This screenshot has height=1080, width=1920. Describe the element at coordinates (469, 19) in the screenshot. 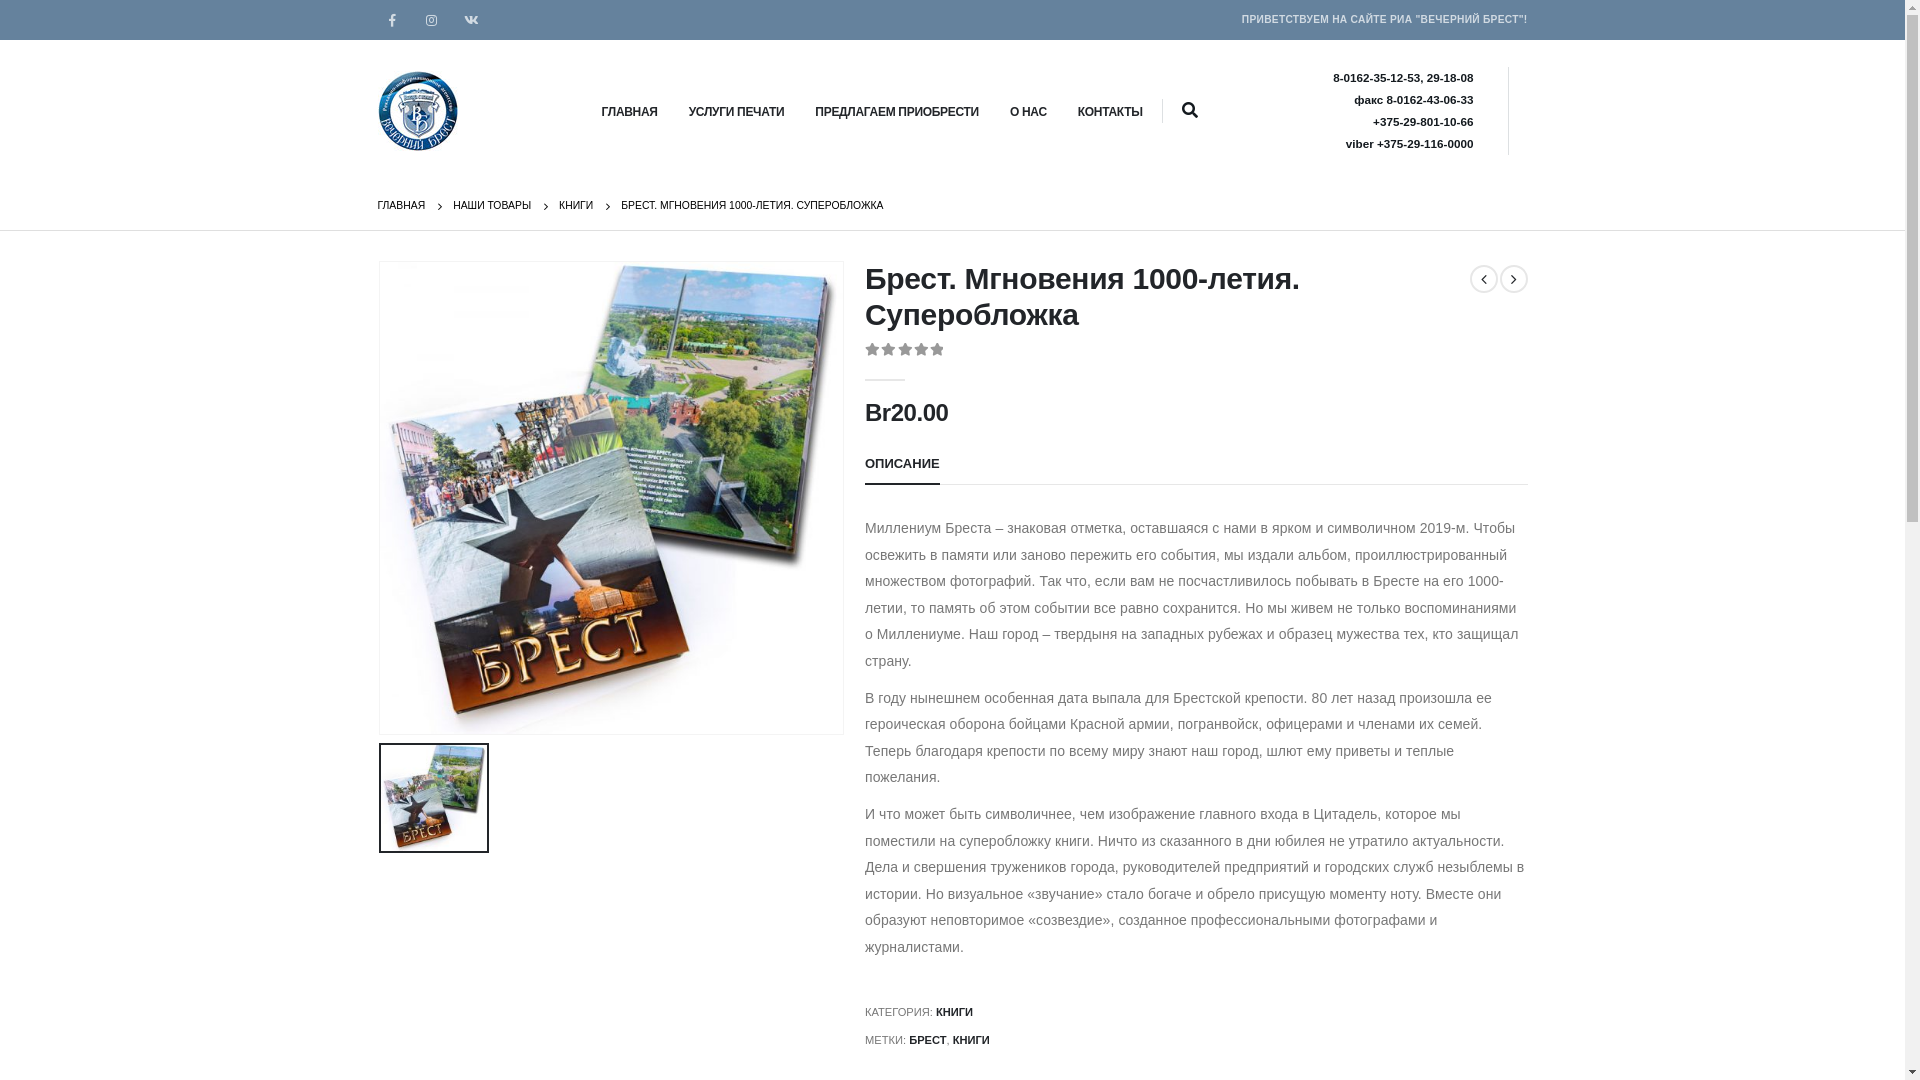

I see `'VK'` at that location.